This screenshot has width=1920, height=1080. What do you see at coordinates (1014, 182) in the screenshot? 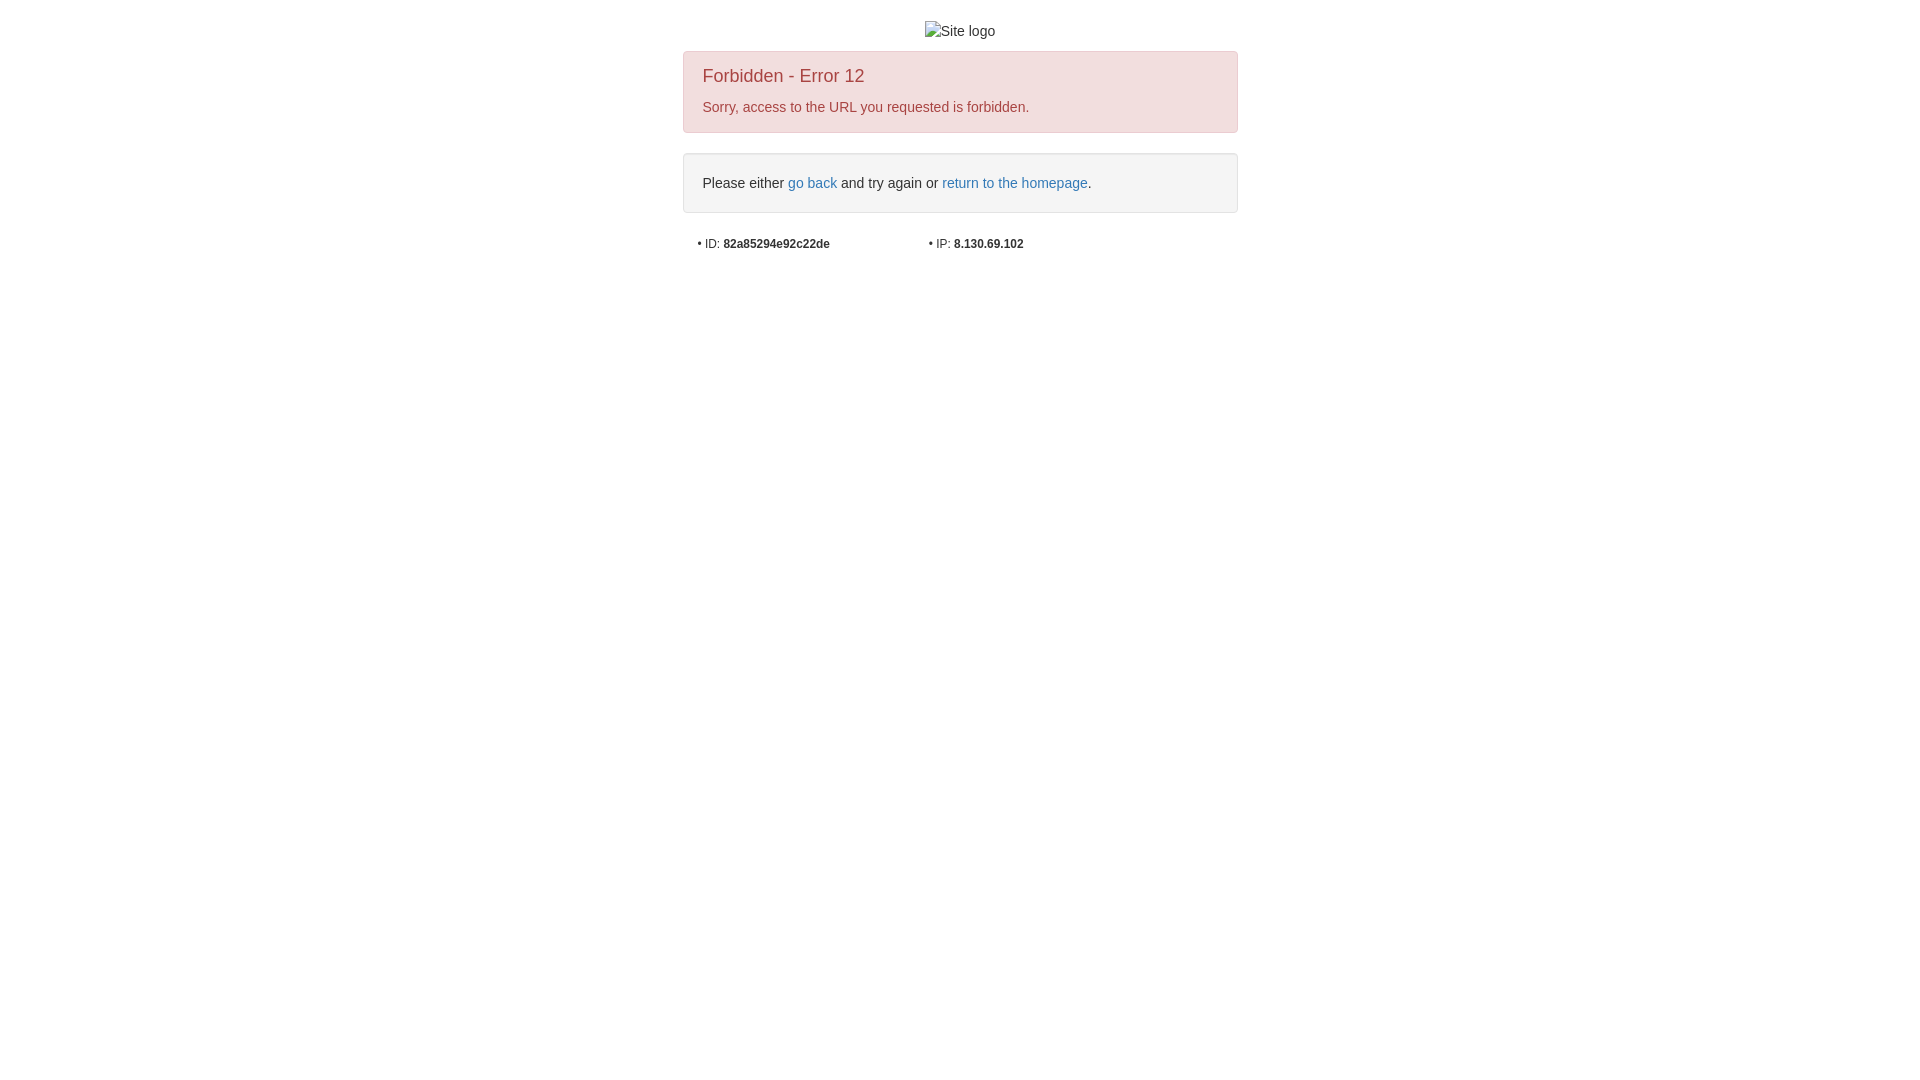
I see `'return to the homepage'` at bounding box center [1014, 182].